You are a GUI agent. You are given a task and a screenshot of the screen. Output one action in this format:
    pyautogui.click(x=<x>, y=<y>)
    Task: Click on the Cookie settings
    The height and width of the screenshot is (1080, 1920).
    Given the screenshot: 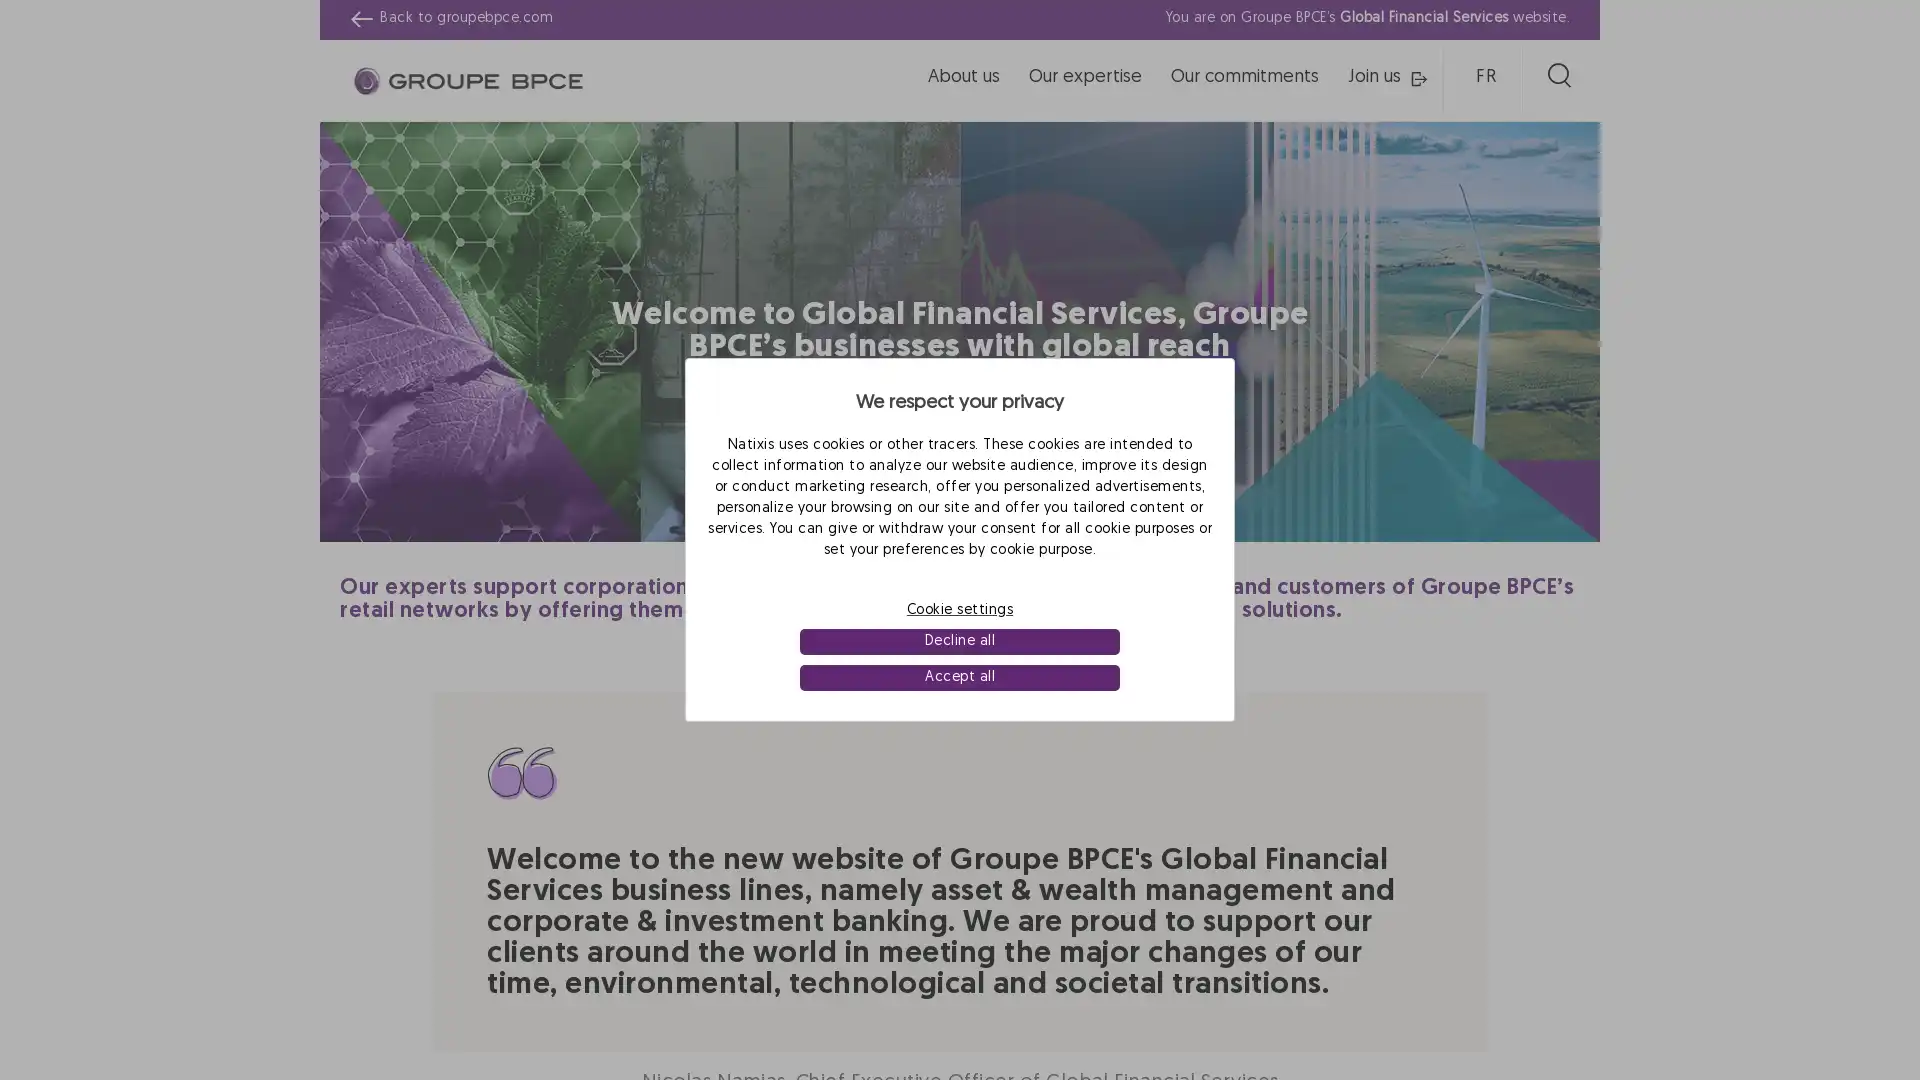 What is the action you would take?
    pyautogui.click(x=960, y=608)
    